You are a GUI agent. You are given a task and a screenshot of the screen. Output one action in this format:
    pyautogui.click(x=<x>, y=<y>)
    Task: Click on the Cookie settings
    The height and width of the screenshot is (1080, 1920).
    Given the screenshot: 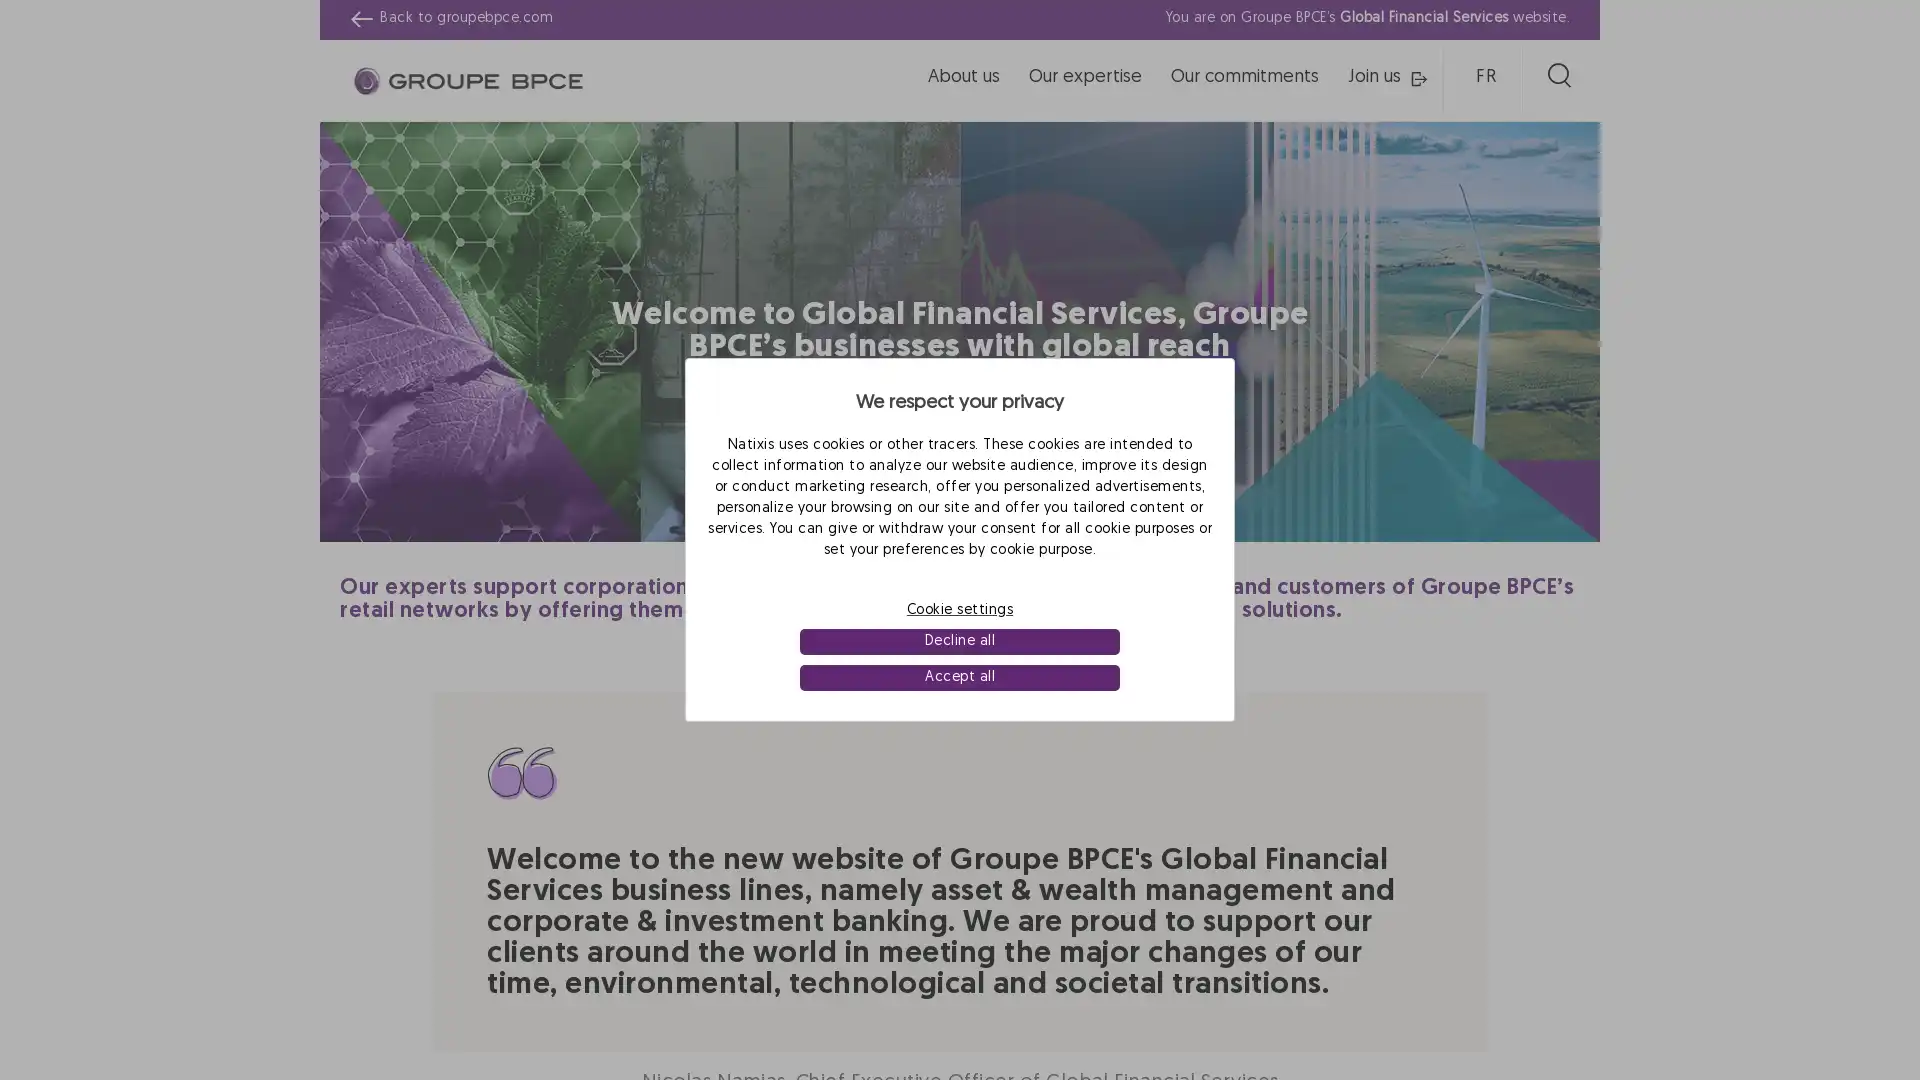 What is the action you would take?
    pyautogui.click(x=960, y=608)
    